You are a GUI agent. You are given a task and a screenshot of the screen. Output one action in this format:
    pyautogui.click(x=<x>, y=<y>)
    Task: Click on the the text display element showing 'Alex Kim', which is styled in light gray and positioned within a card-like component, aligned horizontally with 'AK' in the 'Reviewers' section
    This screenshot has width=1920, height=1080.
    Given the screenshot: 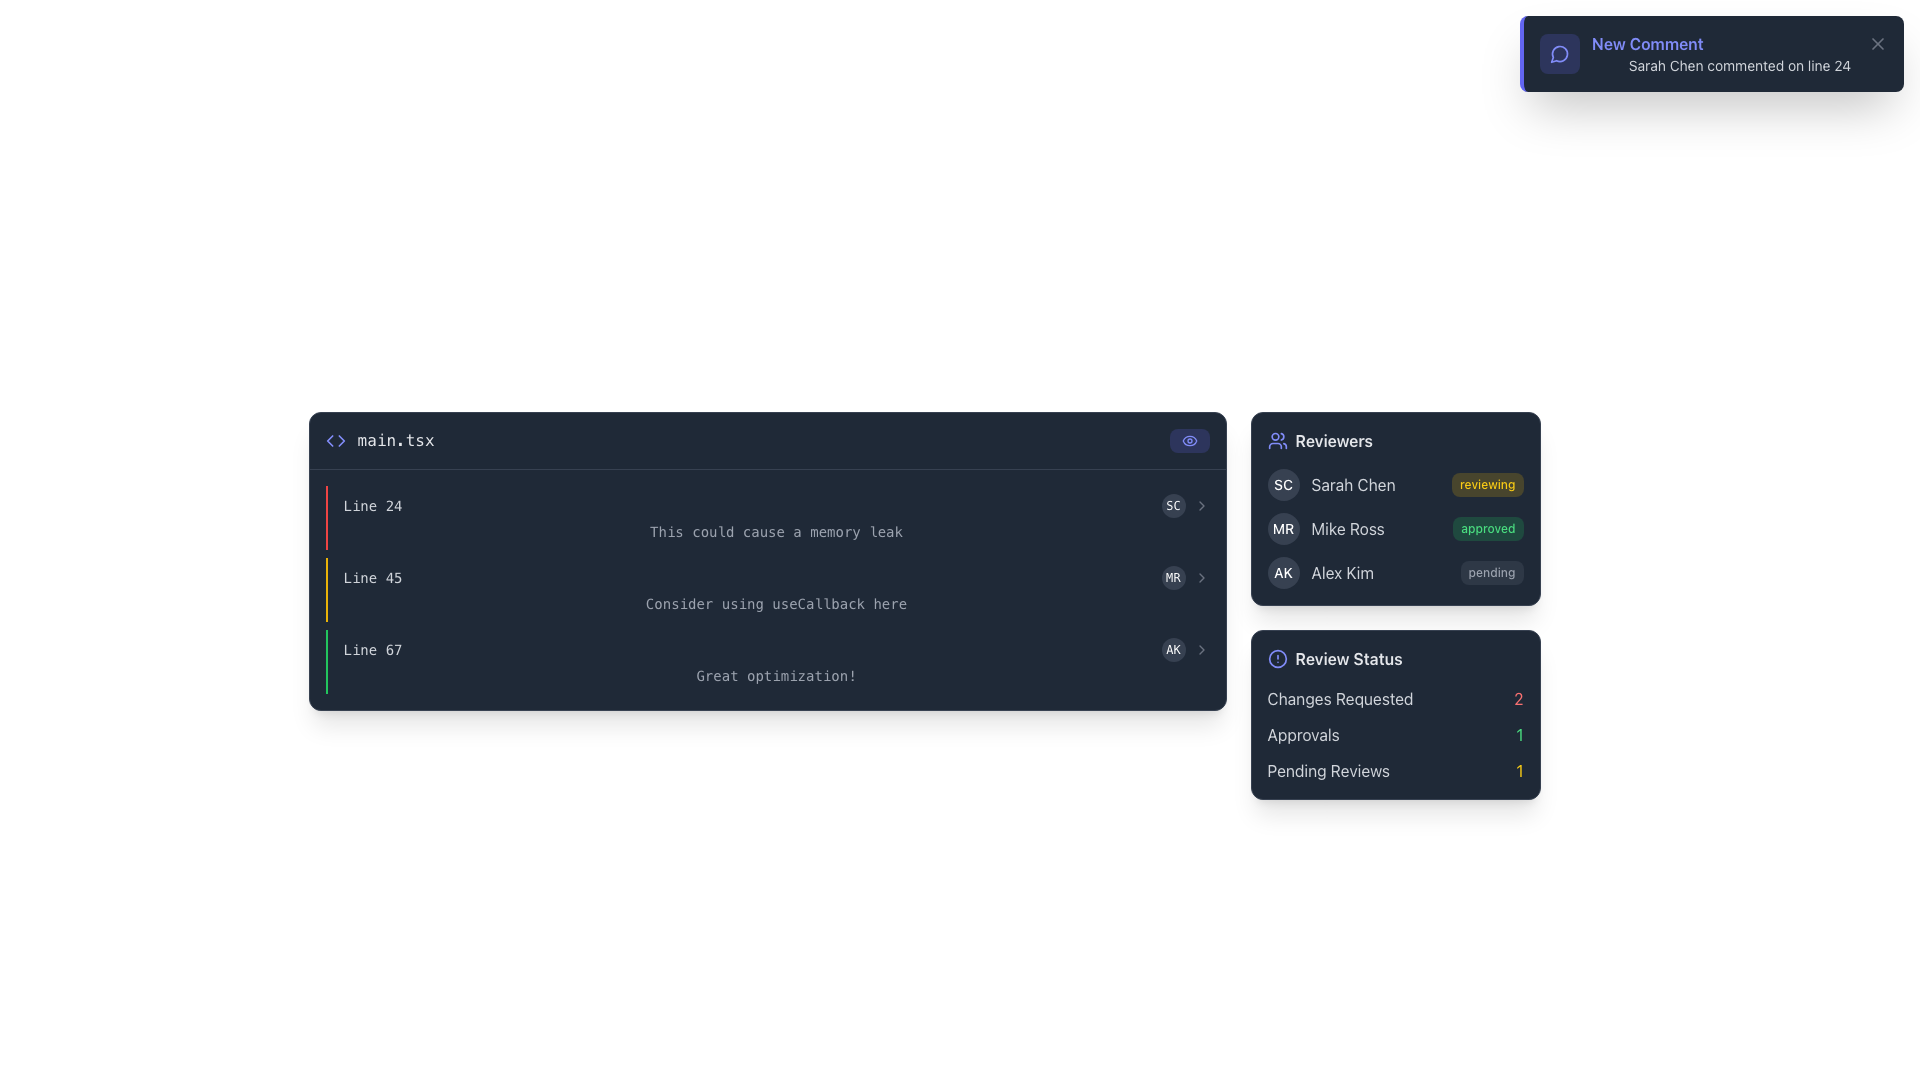 What is the action you would take?
    pyautogui.click(x=1342, y=573)
    